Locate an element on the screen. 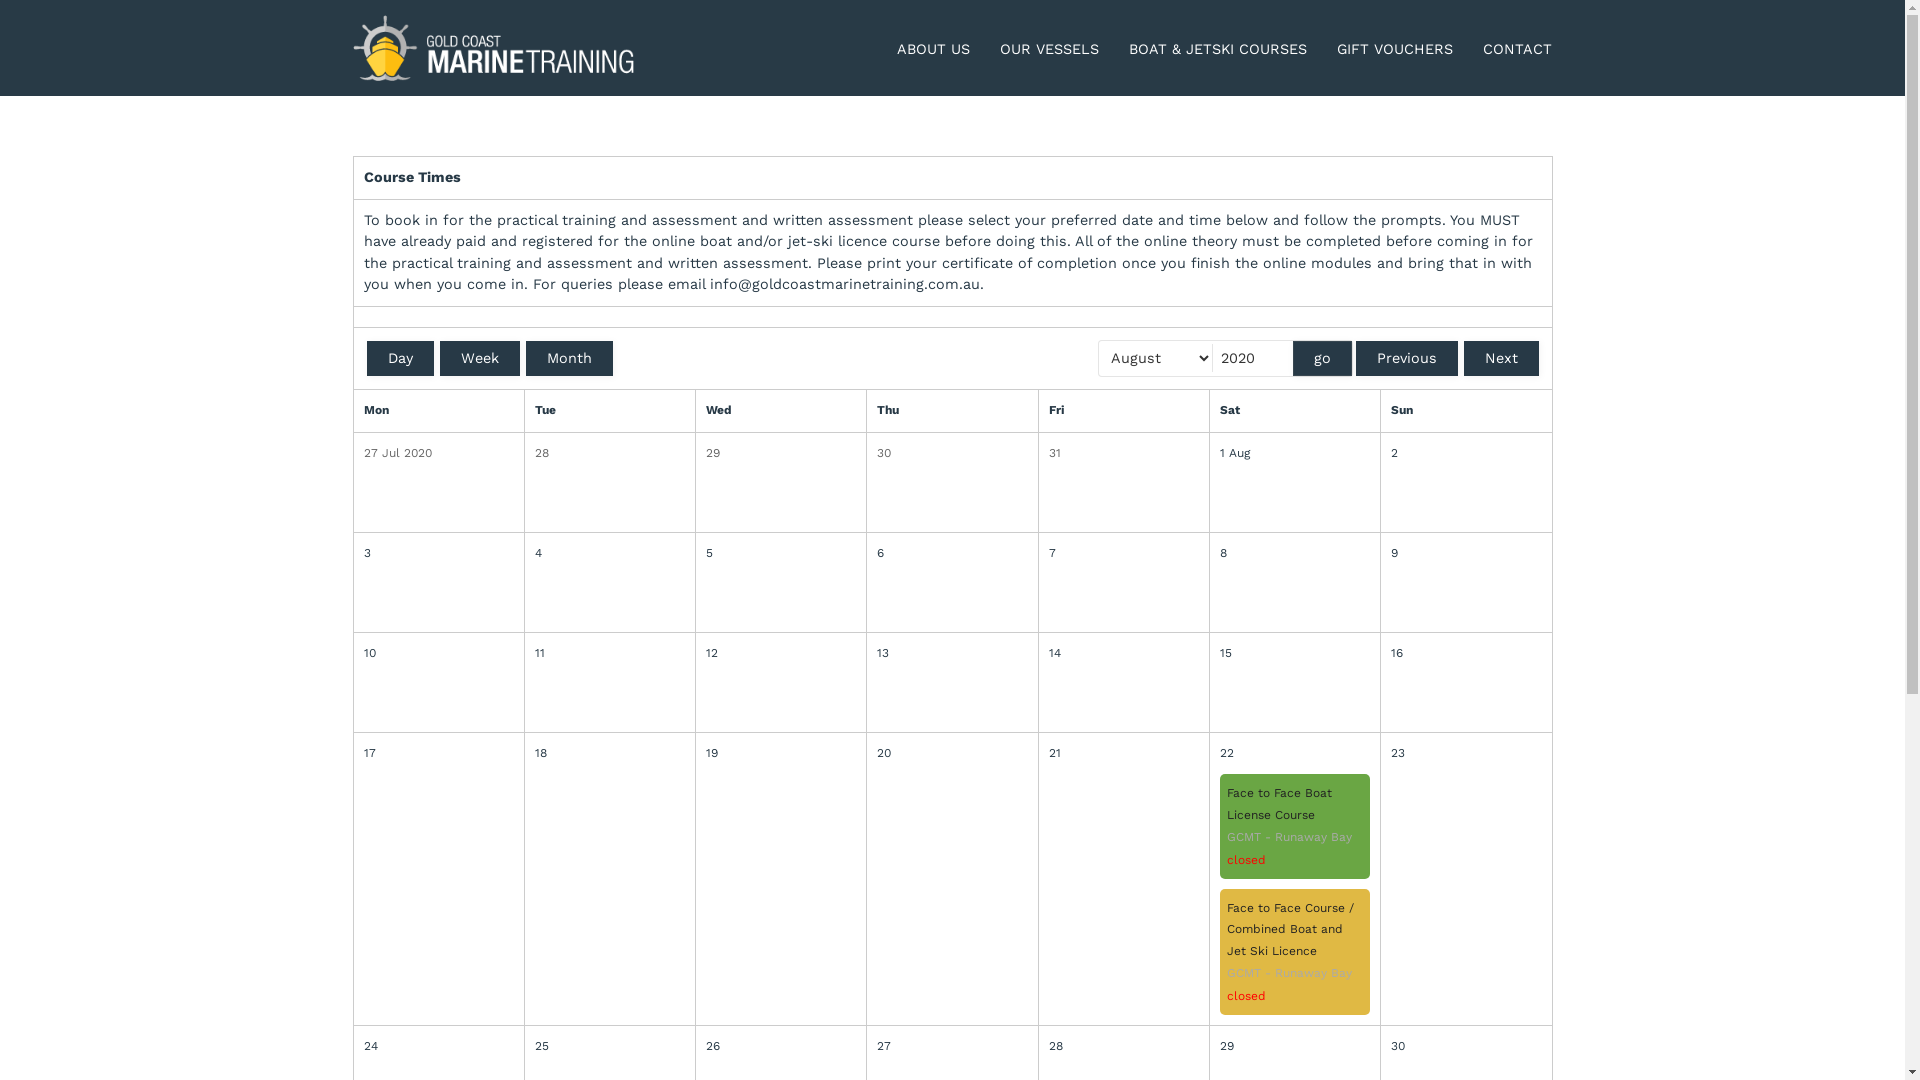 The height and width of the screenshot is (1080, 1920). 'Gold Coast Marine Training' is located at coordinates (494, 46).